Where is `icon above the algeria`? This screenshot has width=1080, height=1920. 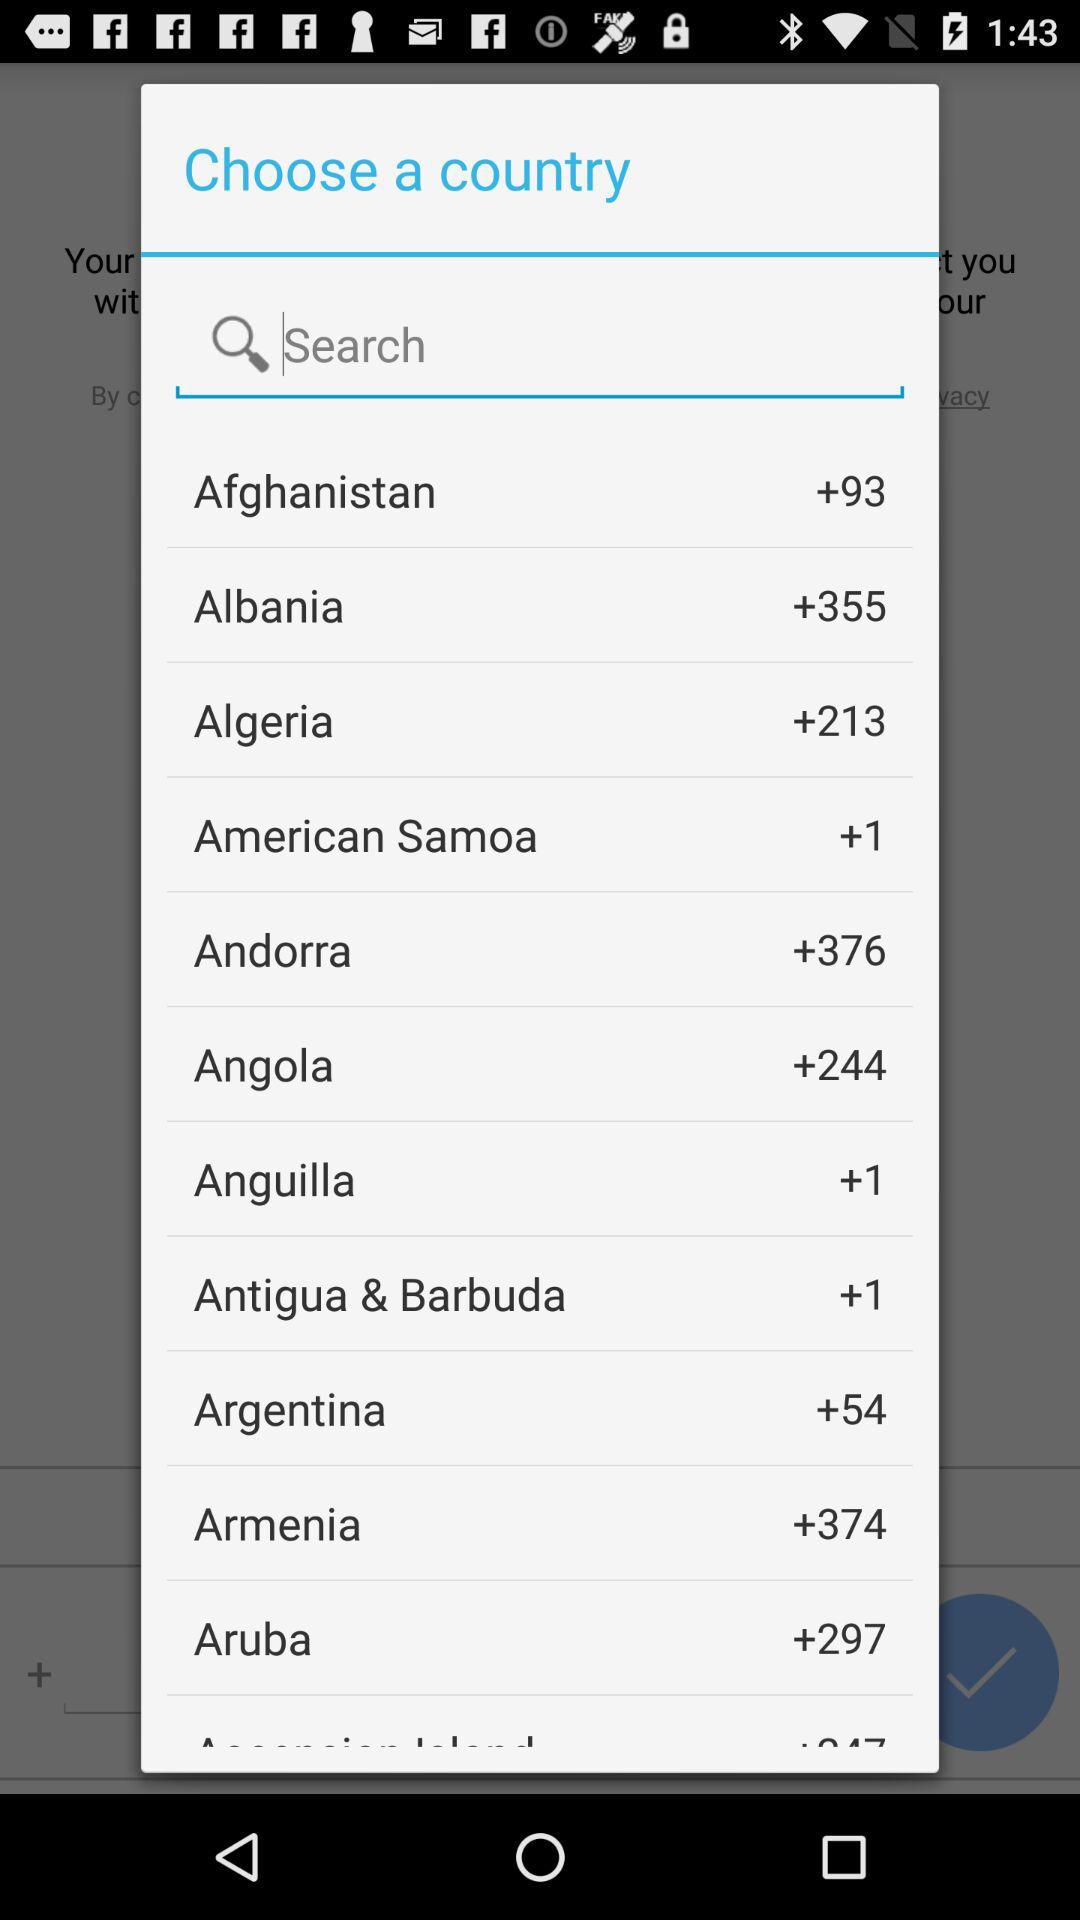 icon above the algeria is located at coordinates (268, 603).